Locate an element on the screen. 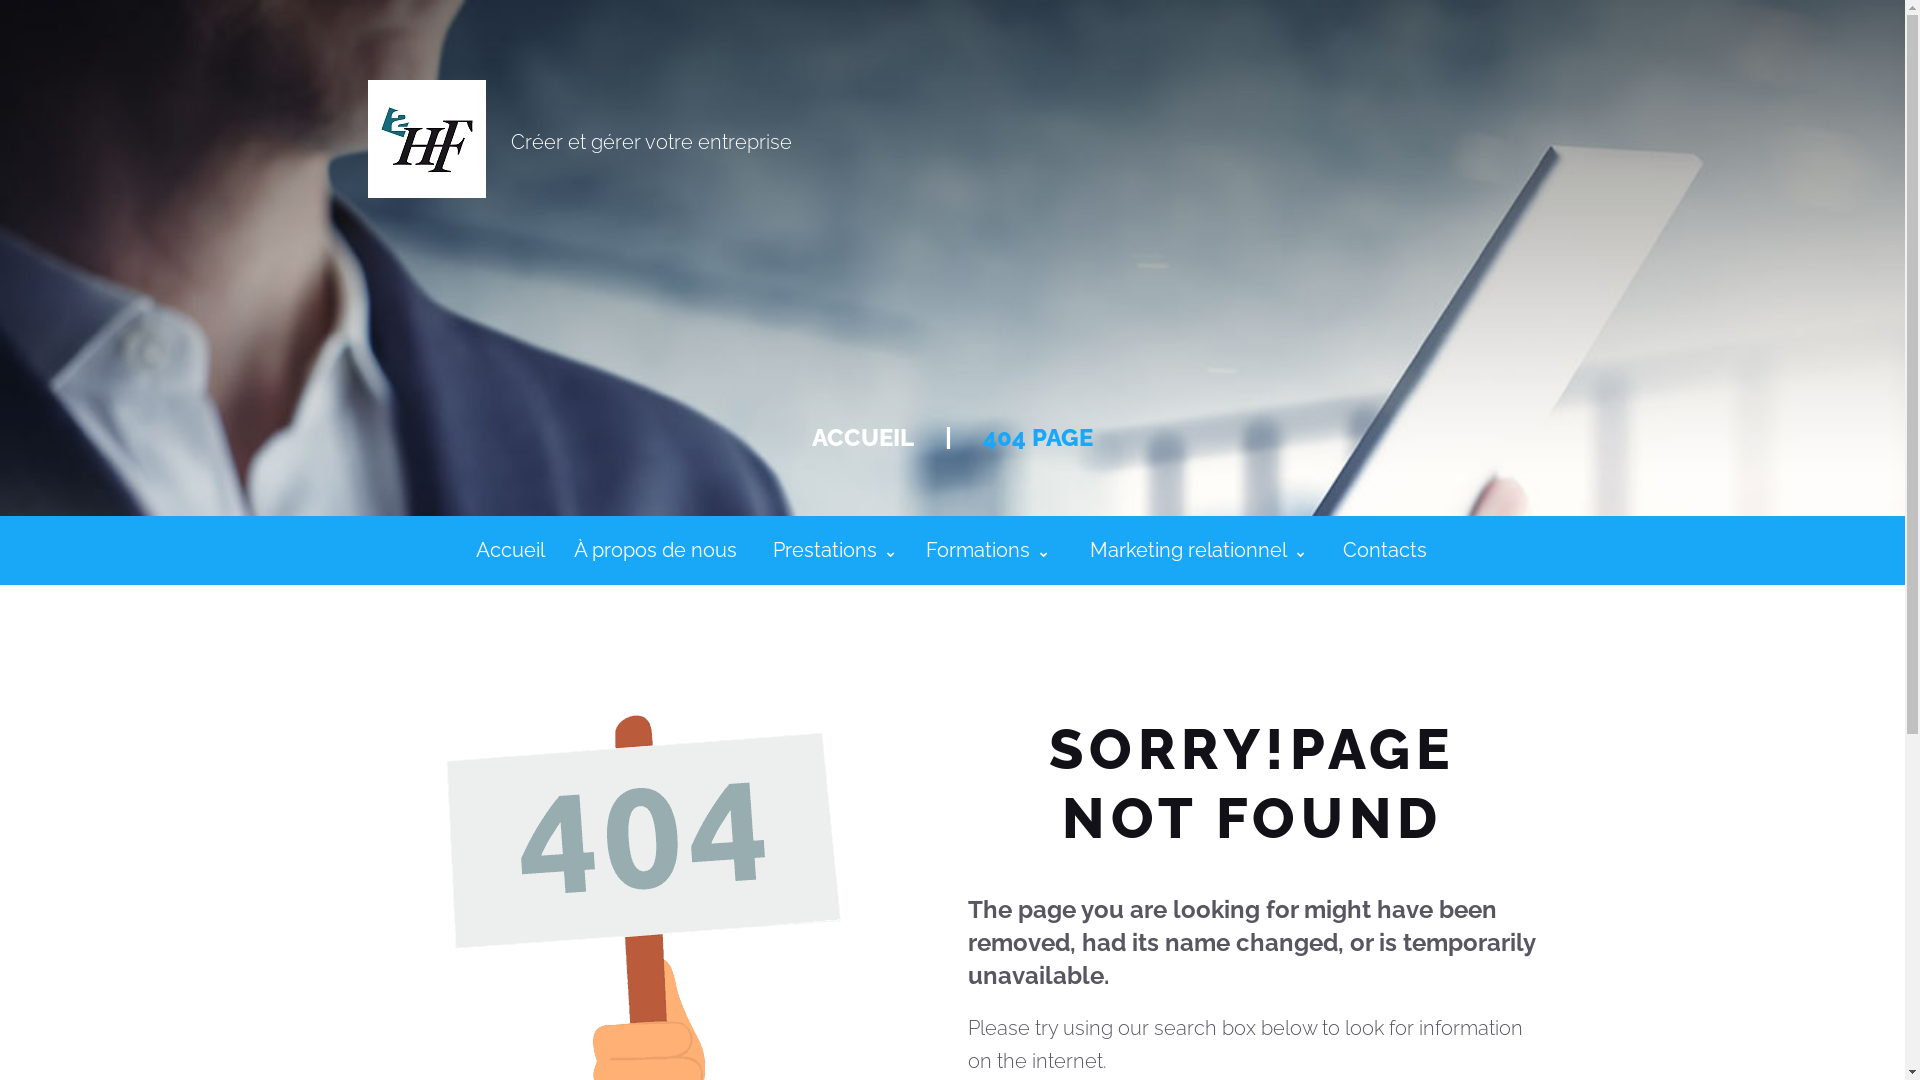 This screenshot has width=1920, height=1080. 'Marketing relationnel' is located at coordinates (1197, 550).